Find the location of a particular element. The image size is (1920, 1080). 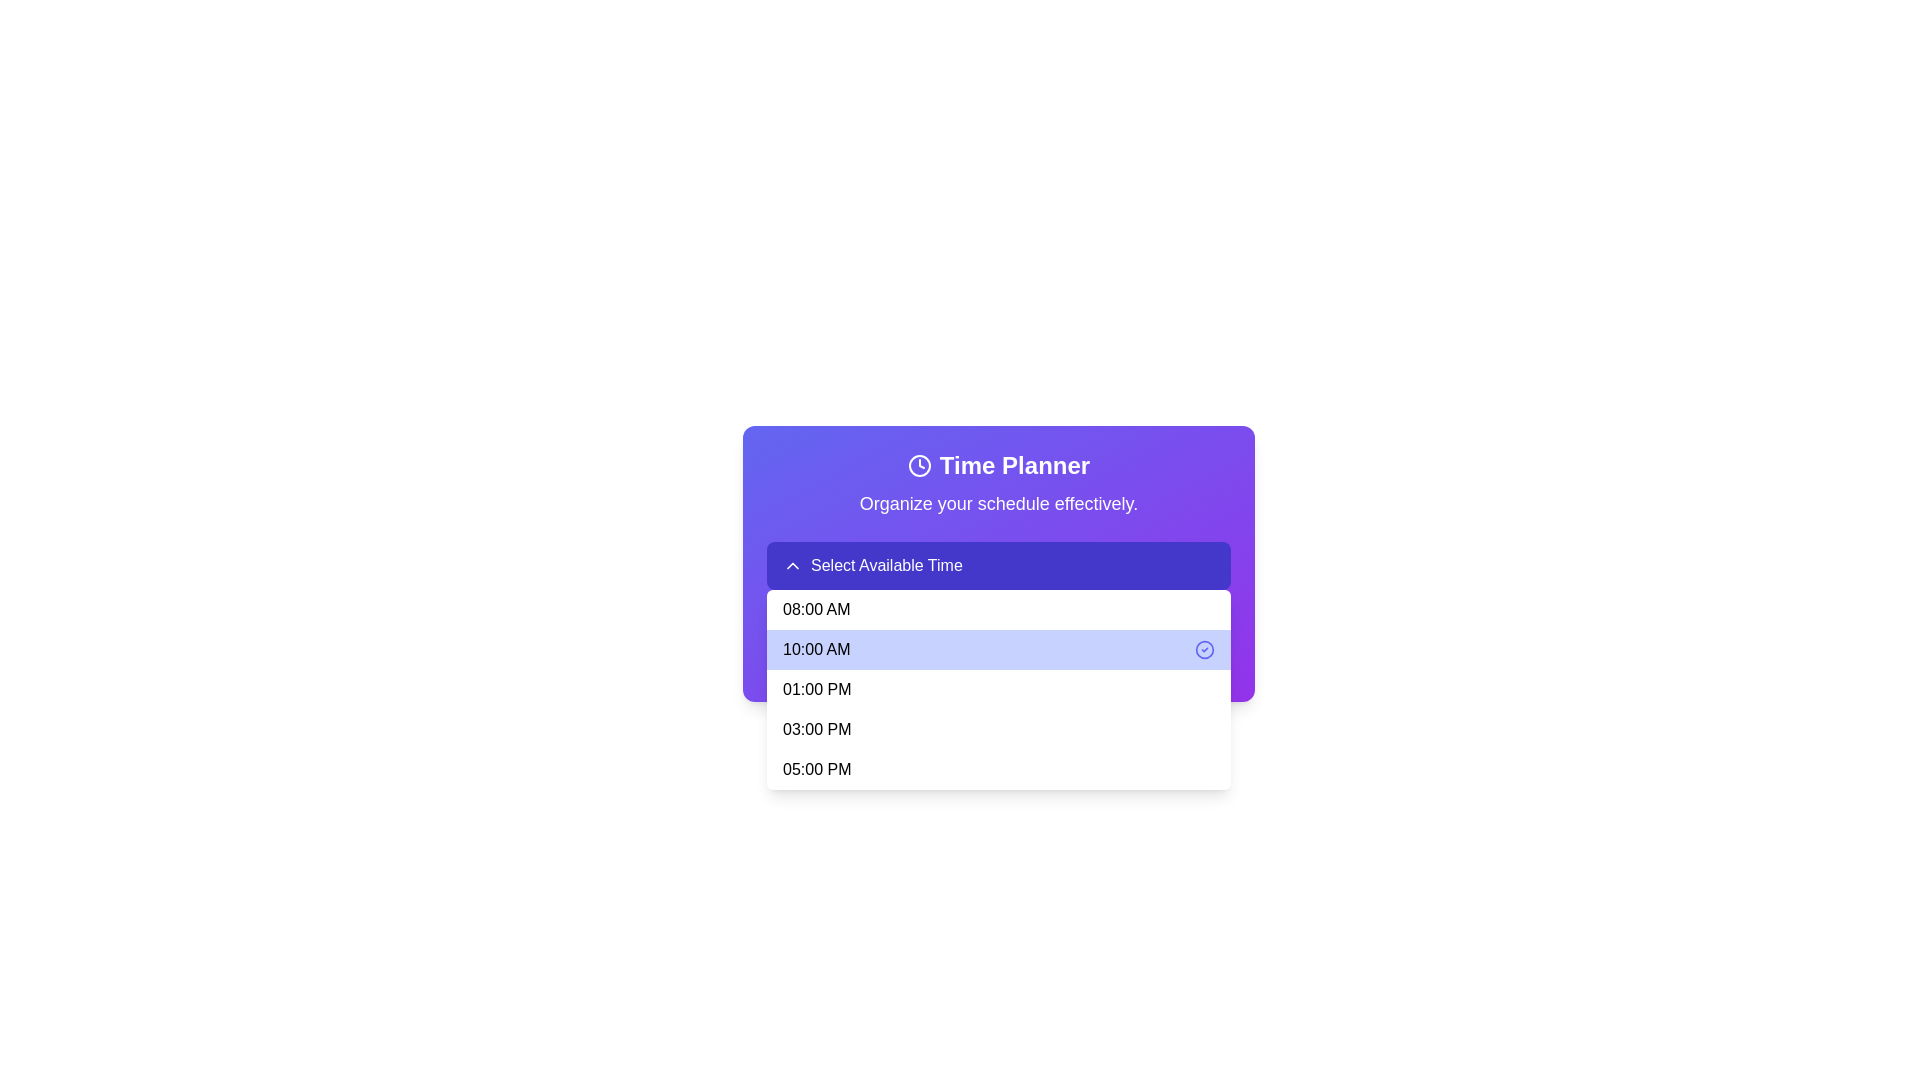

context provided by the Text Label that explains the displayed time value, located below the header and above the time '10:00 AM' is located at coordinates (998, 627).